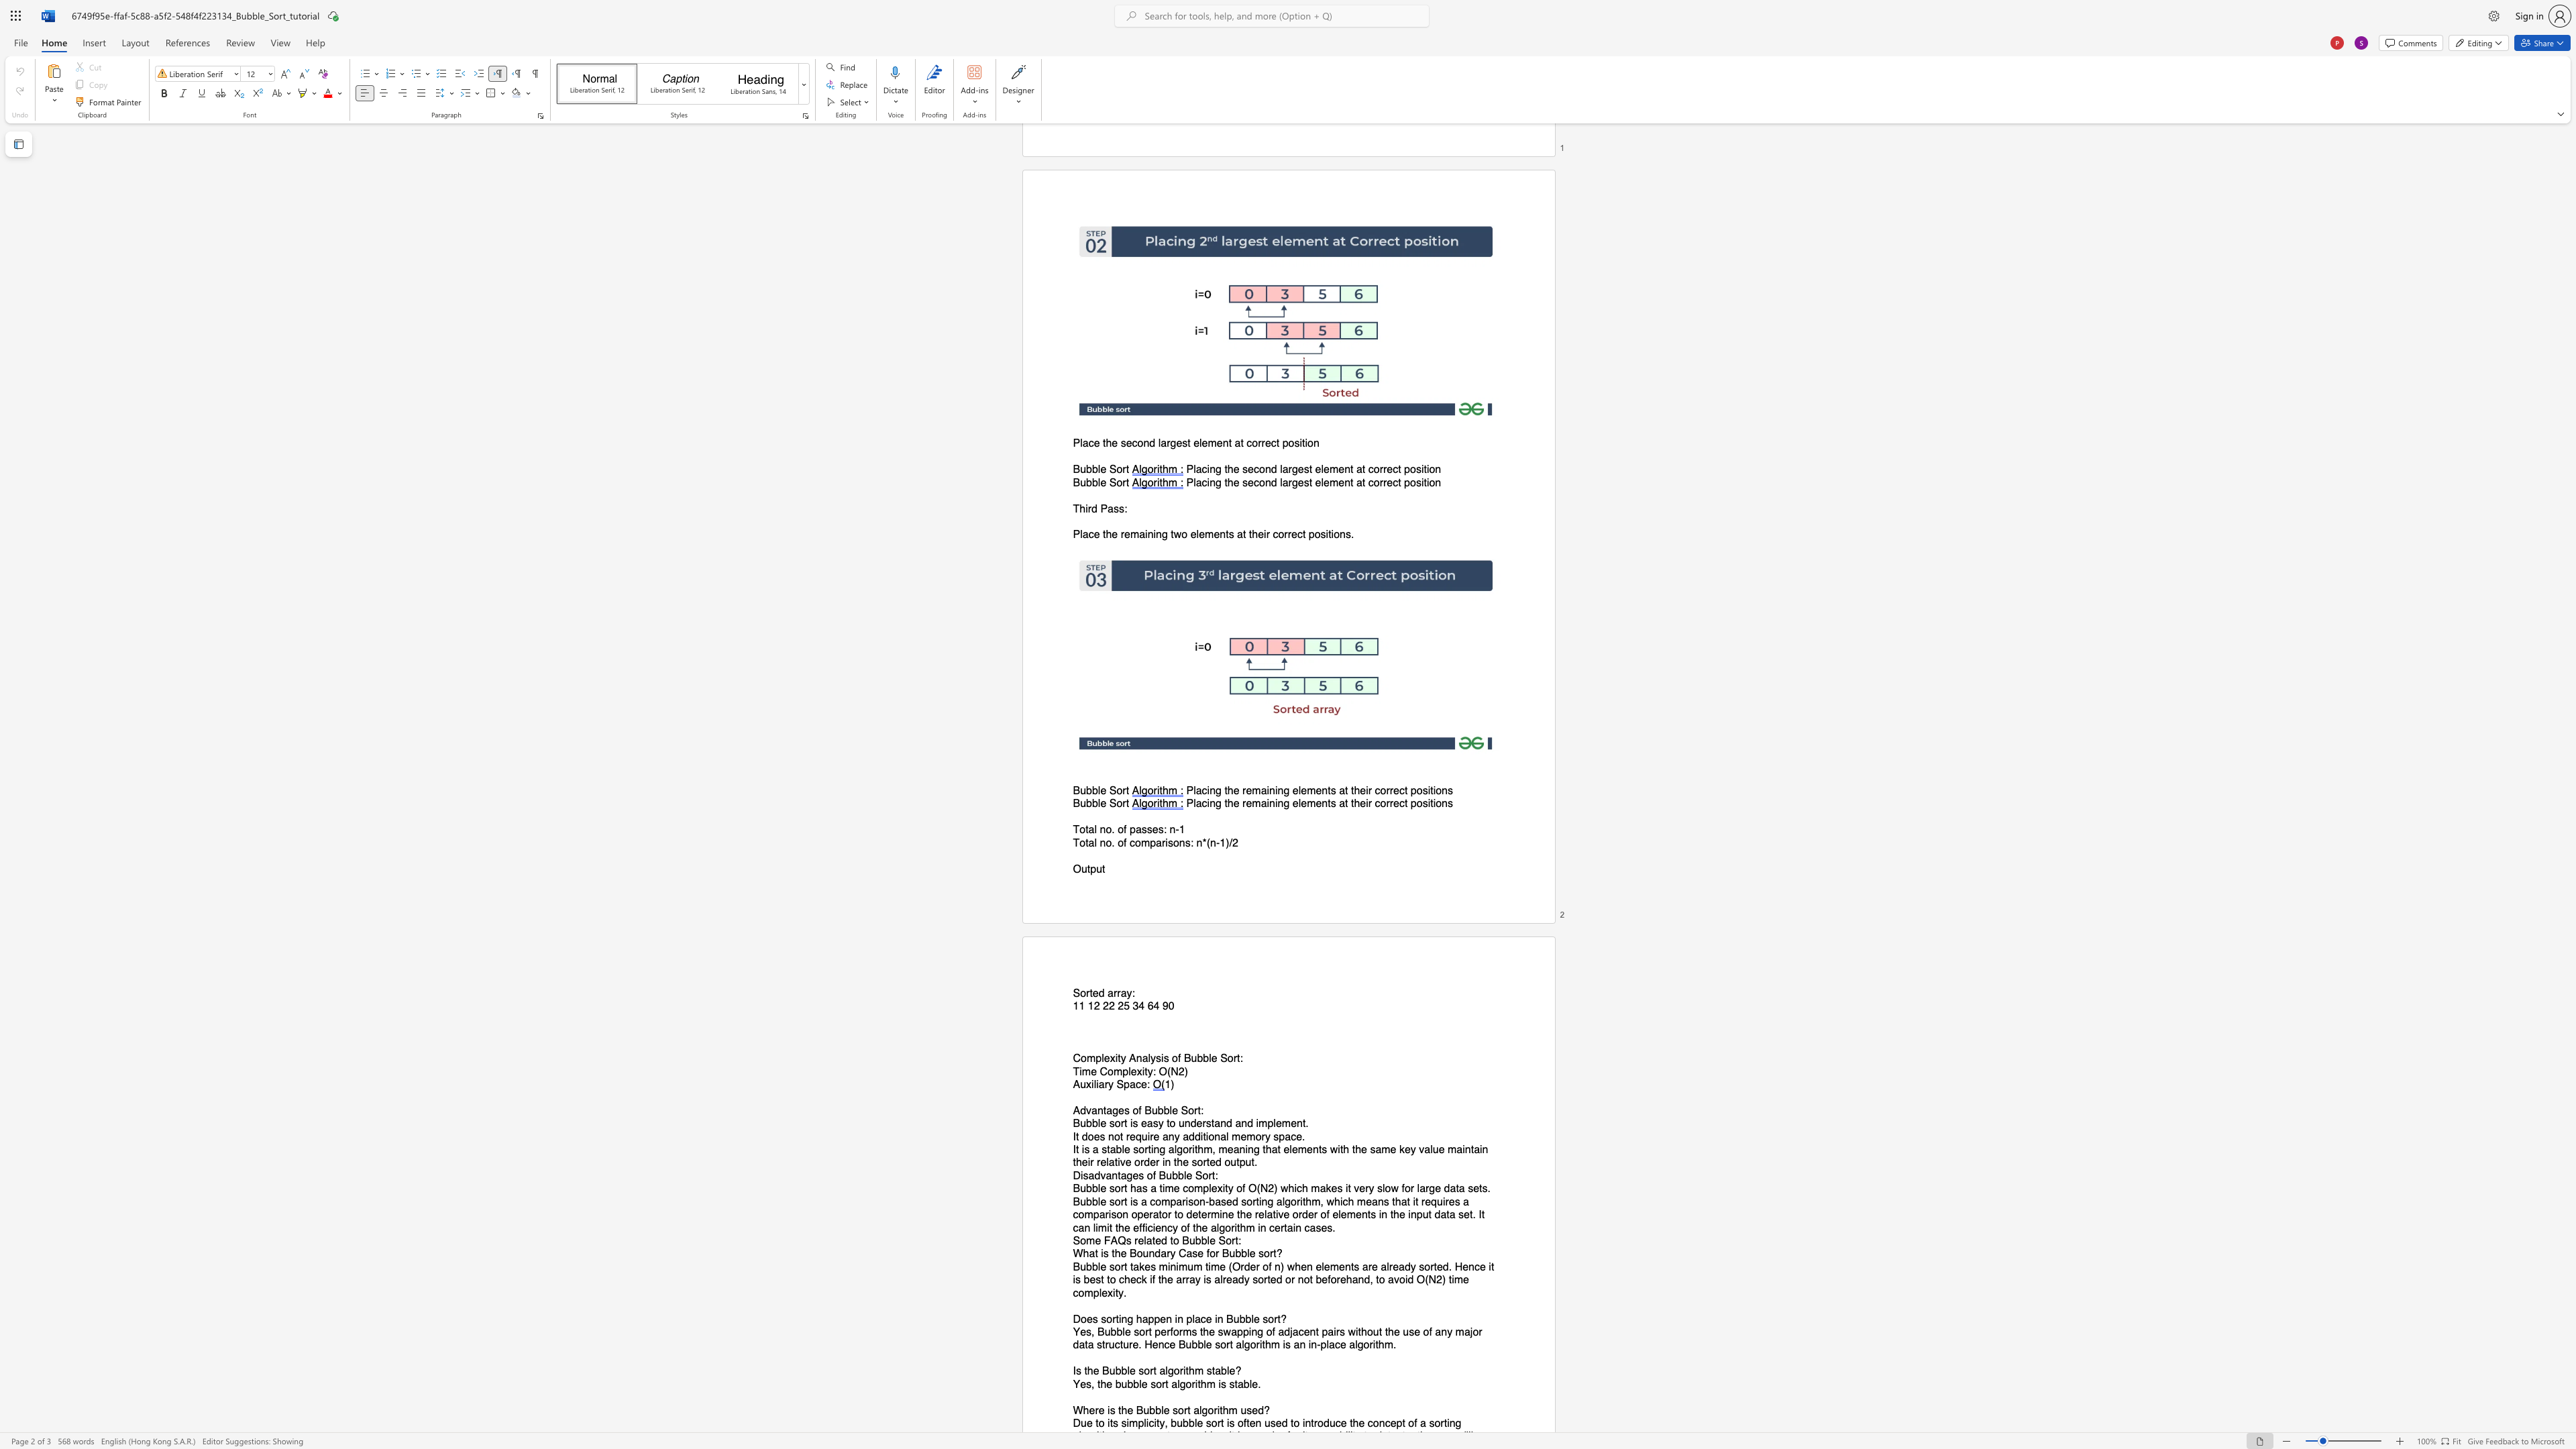  Describe the element at coordinates (1176, 1136) in the screenshot. I see `the 1th character "y" in the text` at that location.